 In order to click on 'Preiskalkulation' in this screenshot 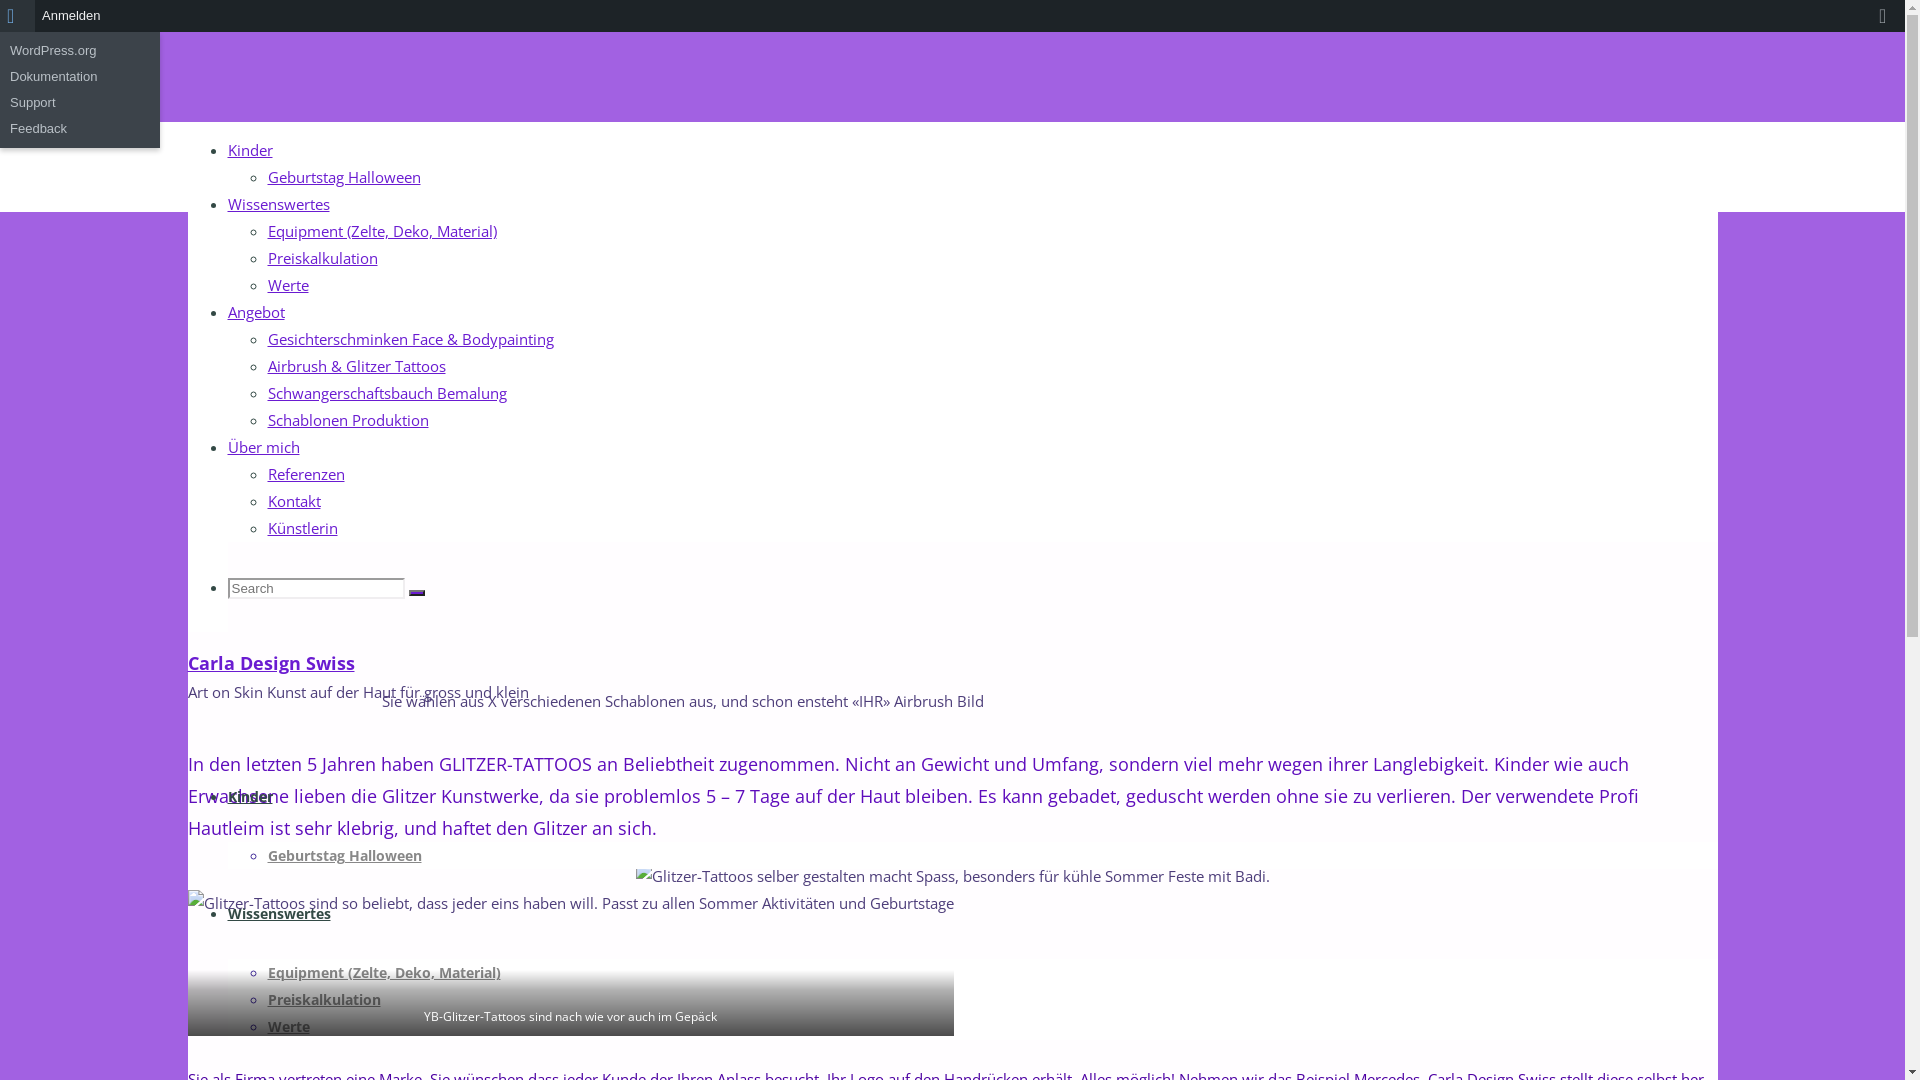, I will do `click(322, 257)`.